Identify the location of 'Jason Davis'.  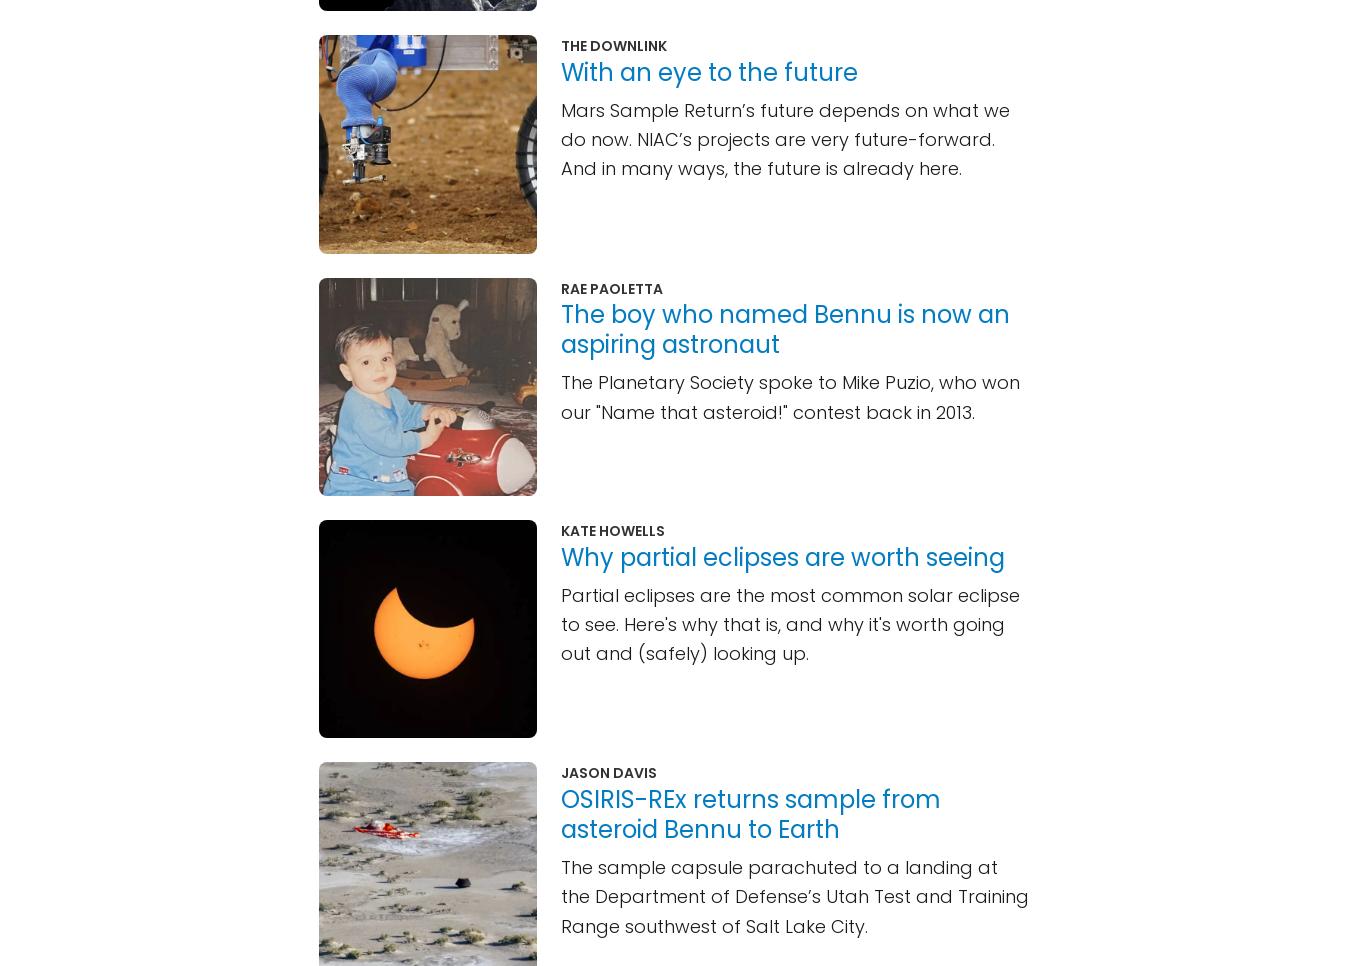
(560, 771).